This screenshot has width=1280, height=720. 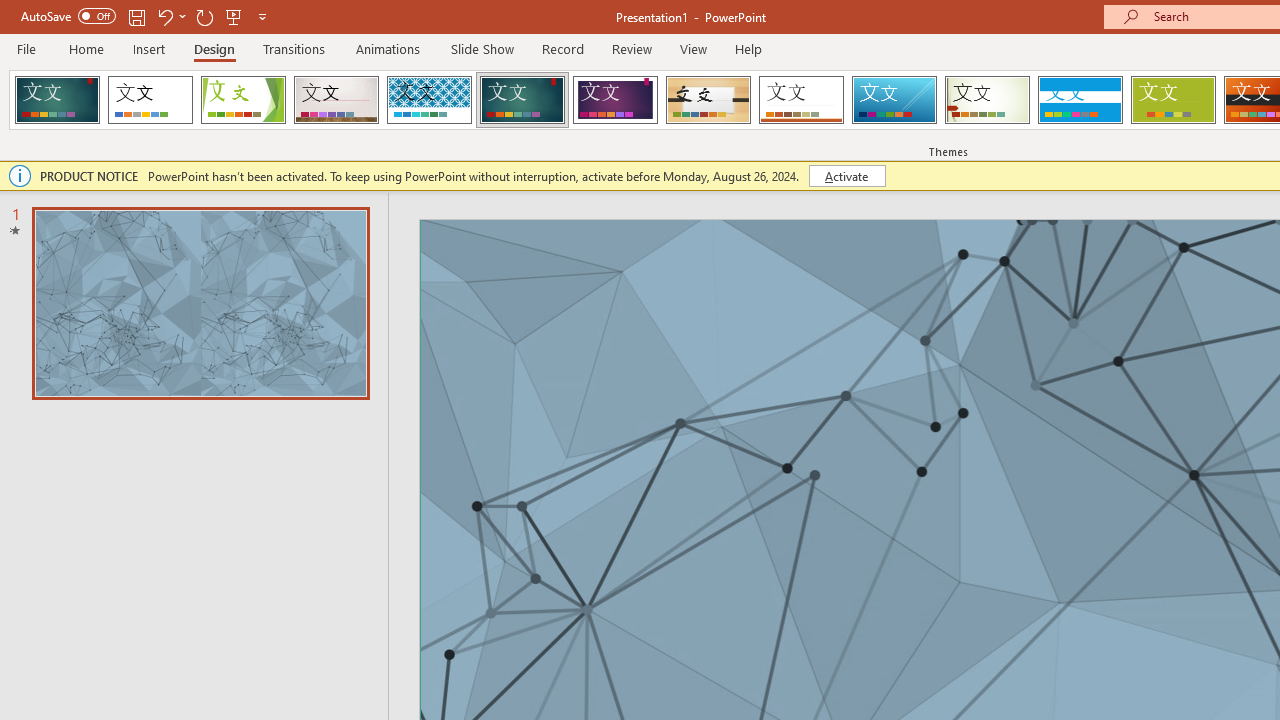 I want to click on 'Design', so click(x=214, y=48).